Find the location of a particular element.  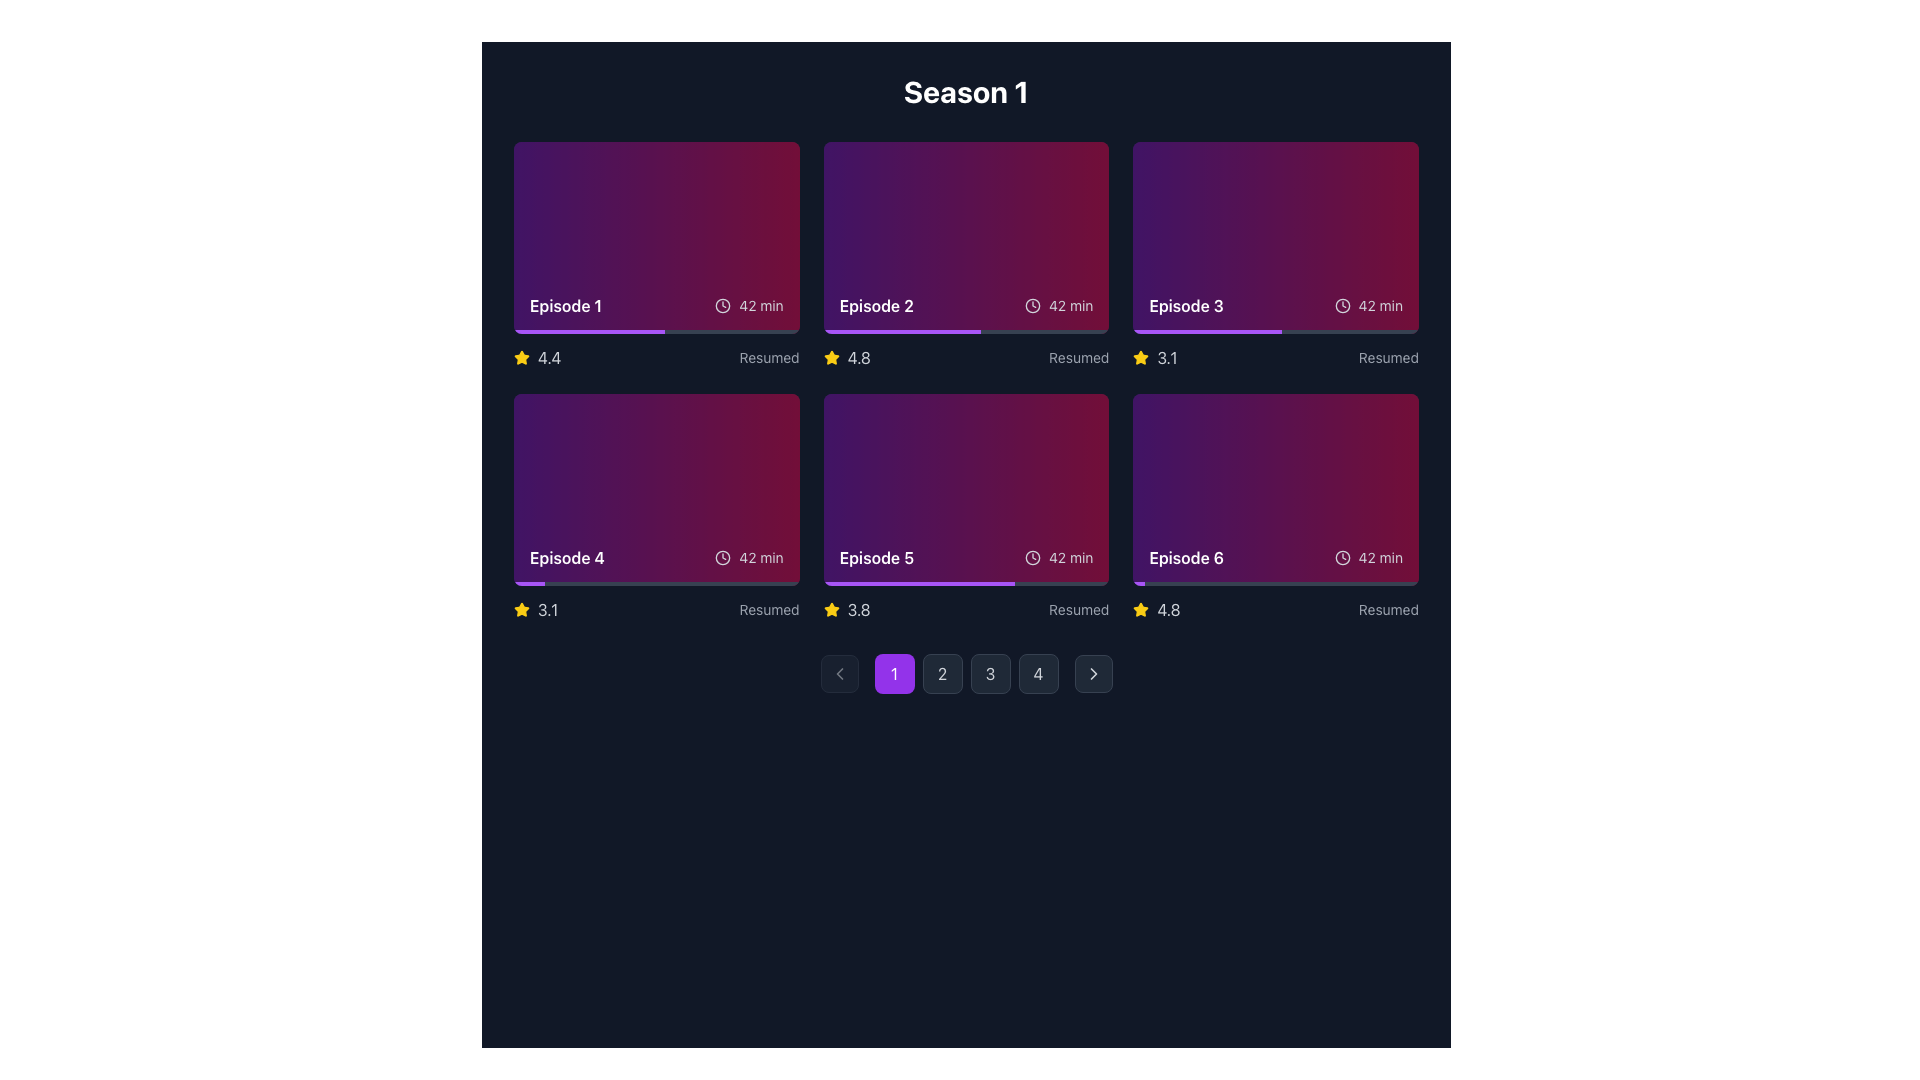

the light gray text label displaying '42 min' located at the bottom right corner of the 'Episode 4' section, adjacent to a clock icon is located at coordinates (760, 558).